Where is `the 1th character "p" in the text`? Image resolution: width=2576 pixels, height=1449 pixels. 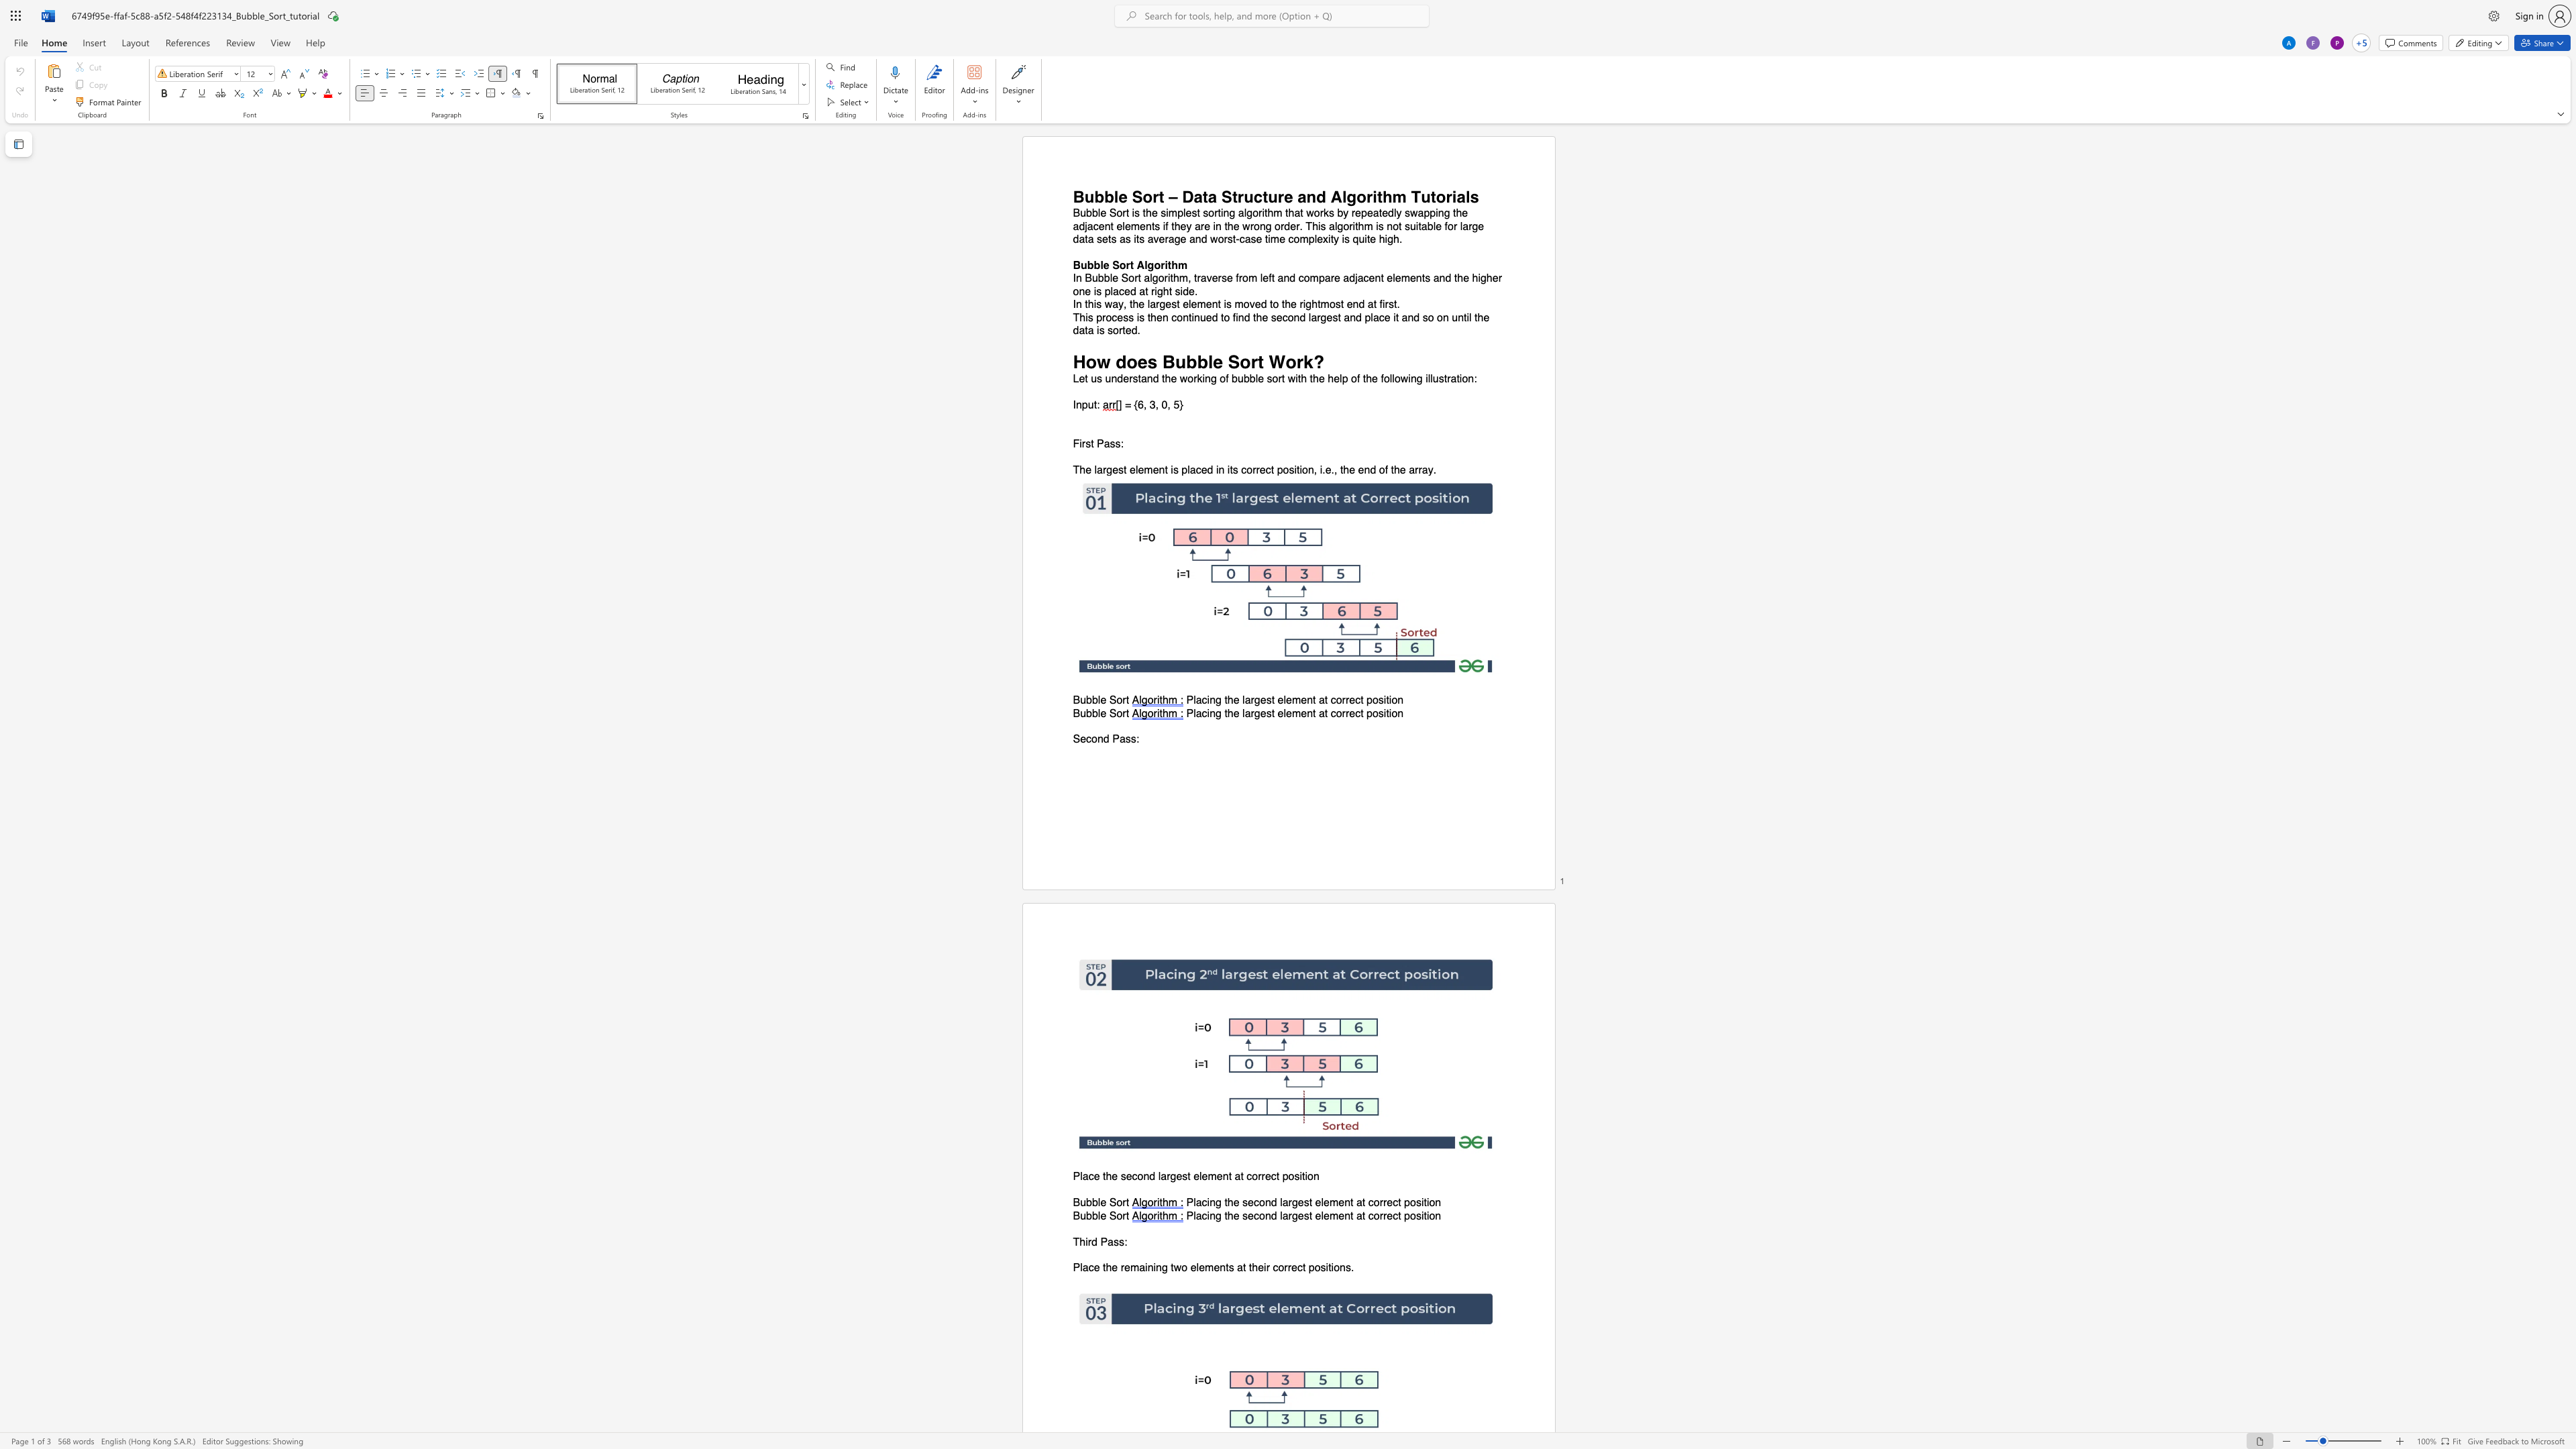 the 1th character "p" in the text is located at coordinates (1407, 1215).